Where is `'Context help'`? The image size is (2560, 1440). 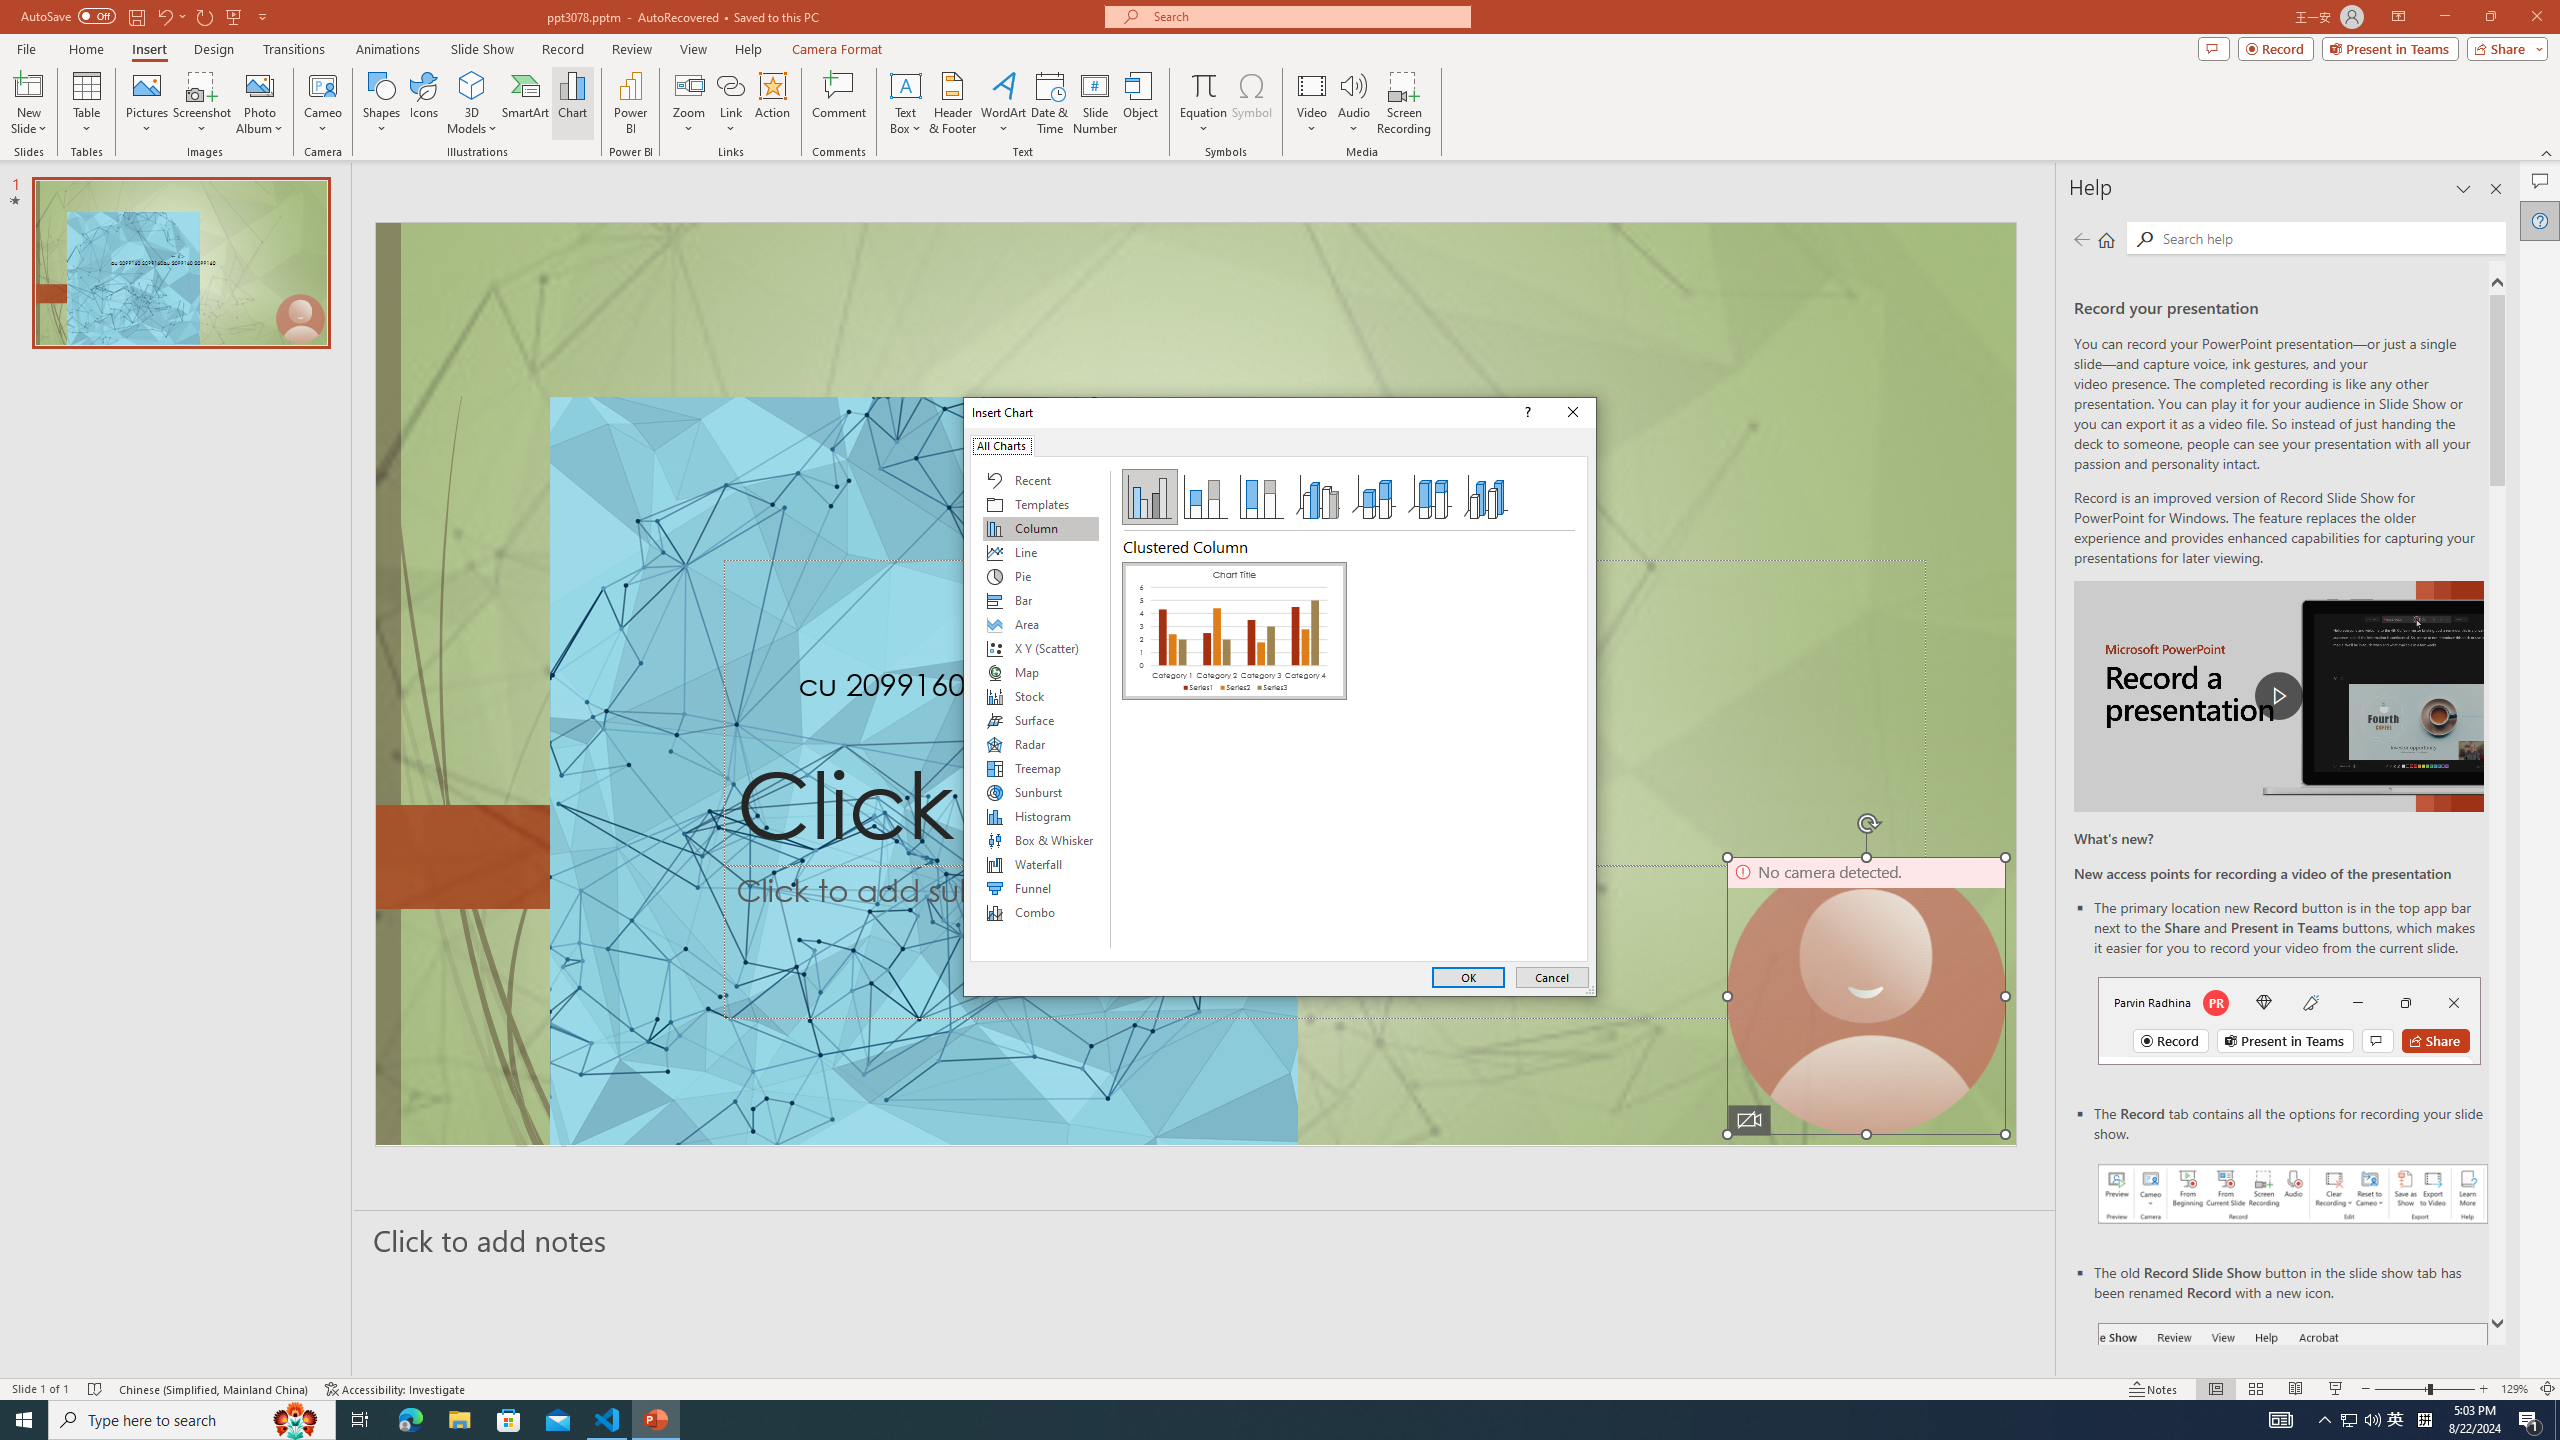 'Context help' is located at coordinates (1524, 411).